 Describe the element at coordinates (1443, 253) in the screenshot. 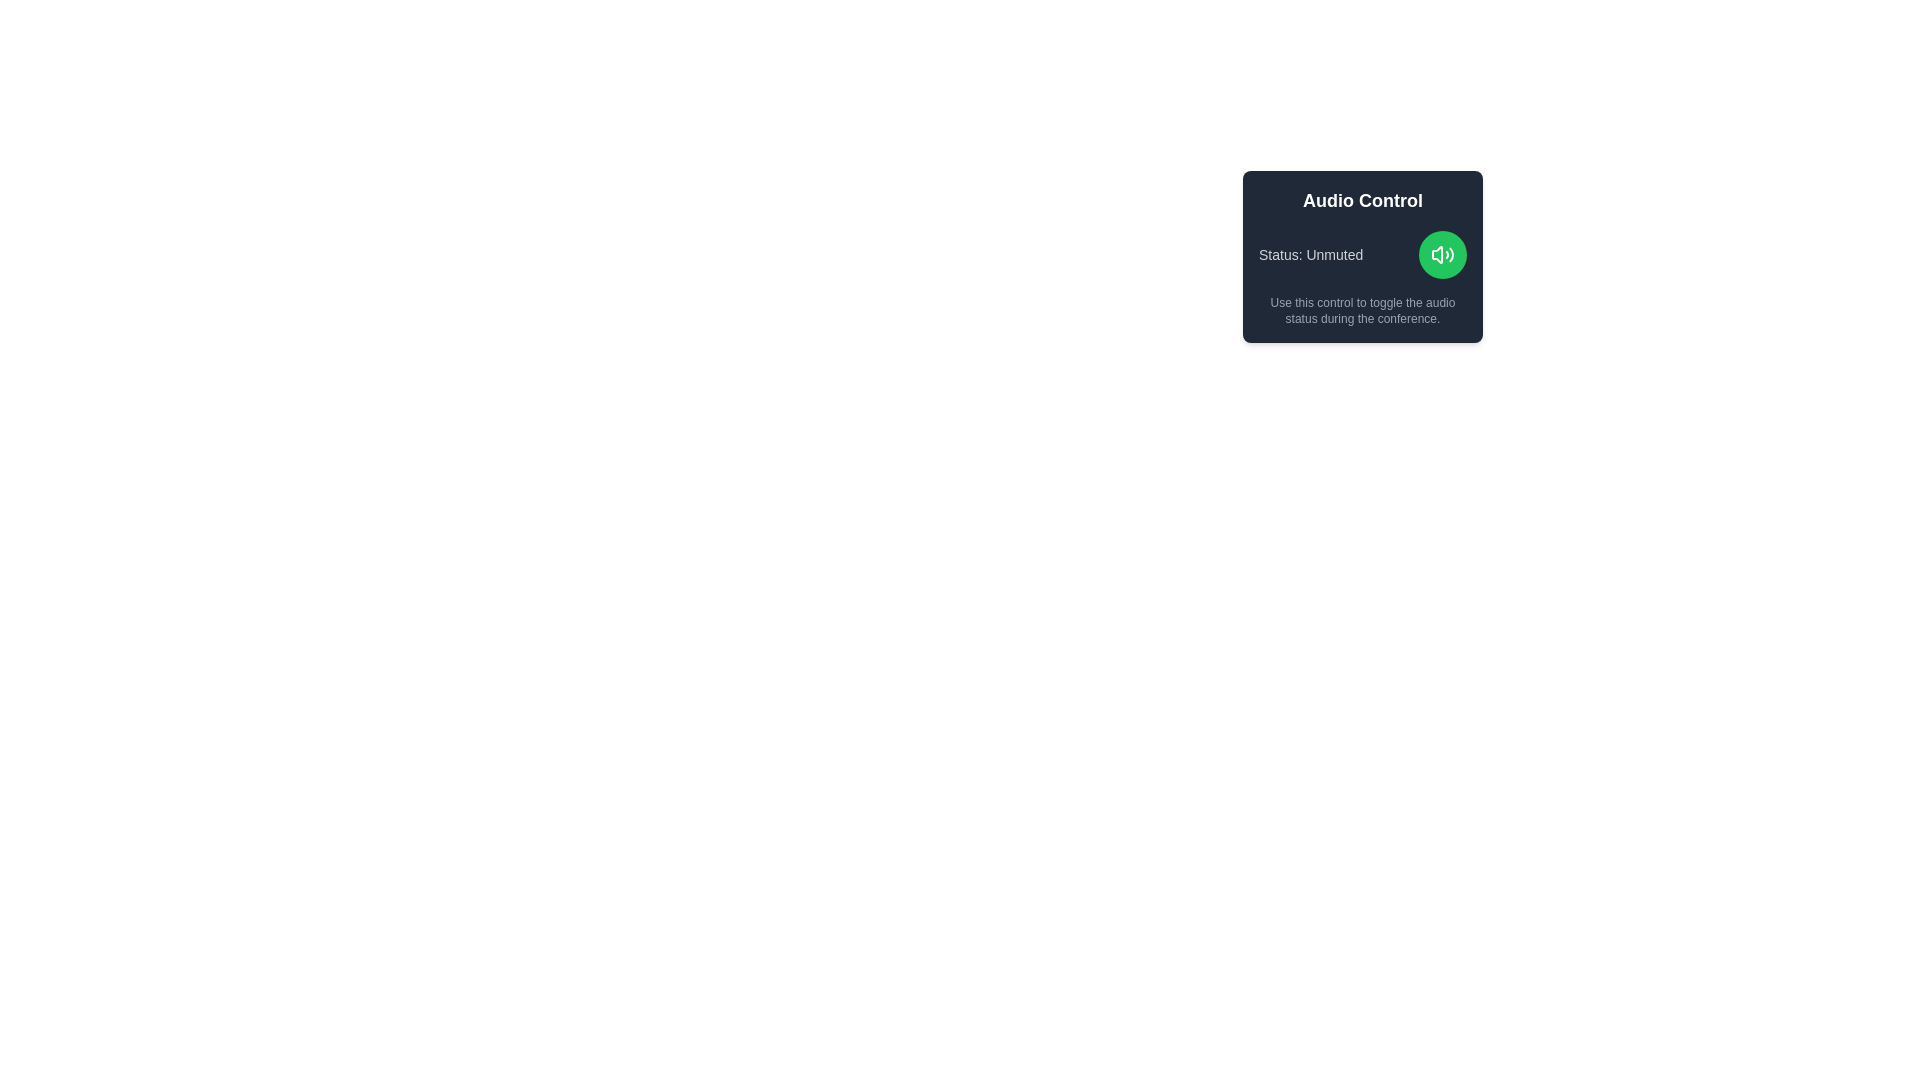

I see `the audio wave icon located inside the green circular button in the 'Audio Control' section on the right side of the interface` at that location.